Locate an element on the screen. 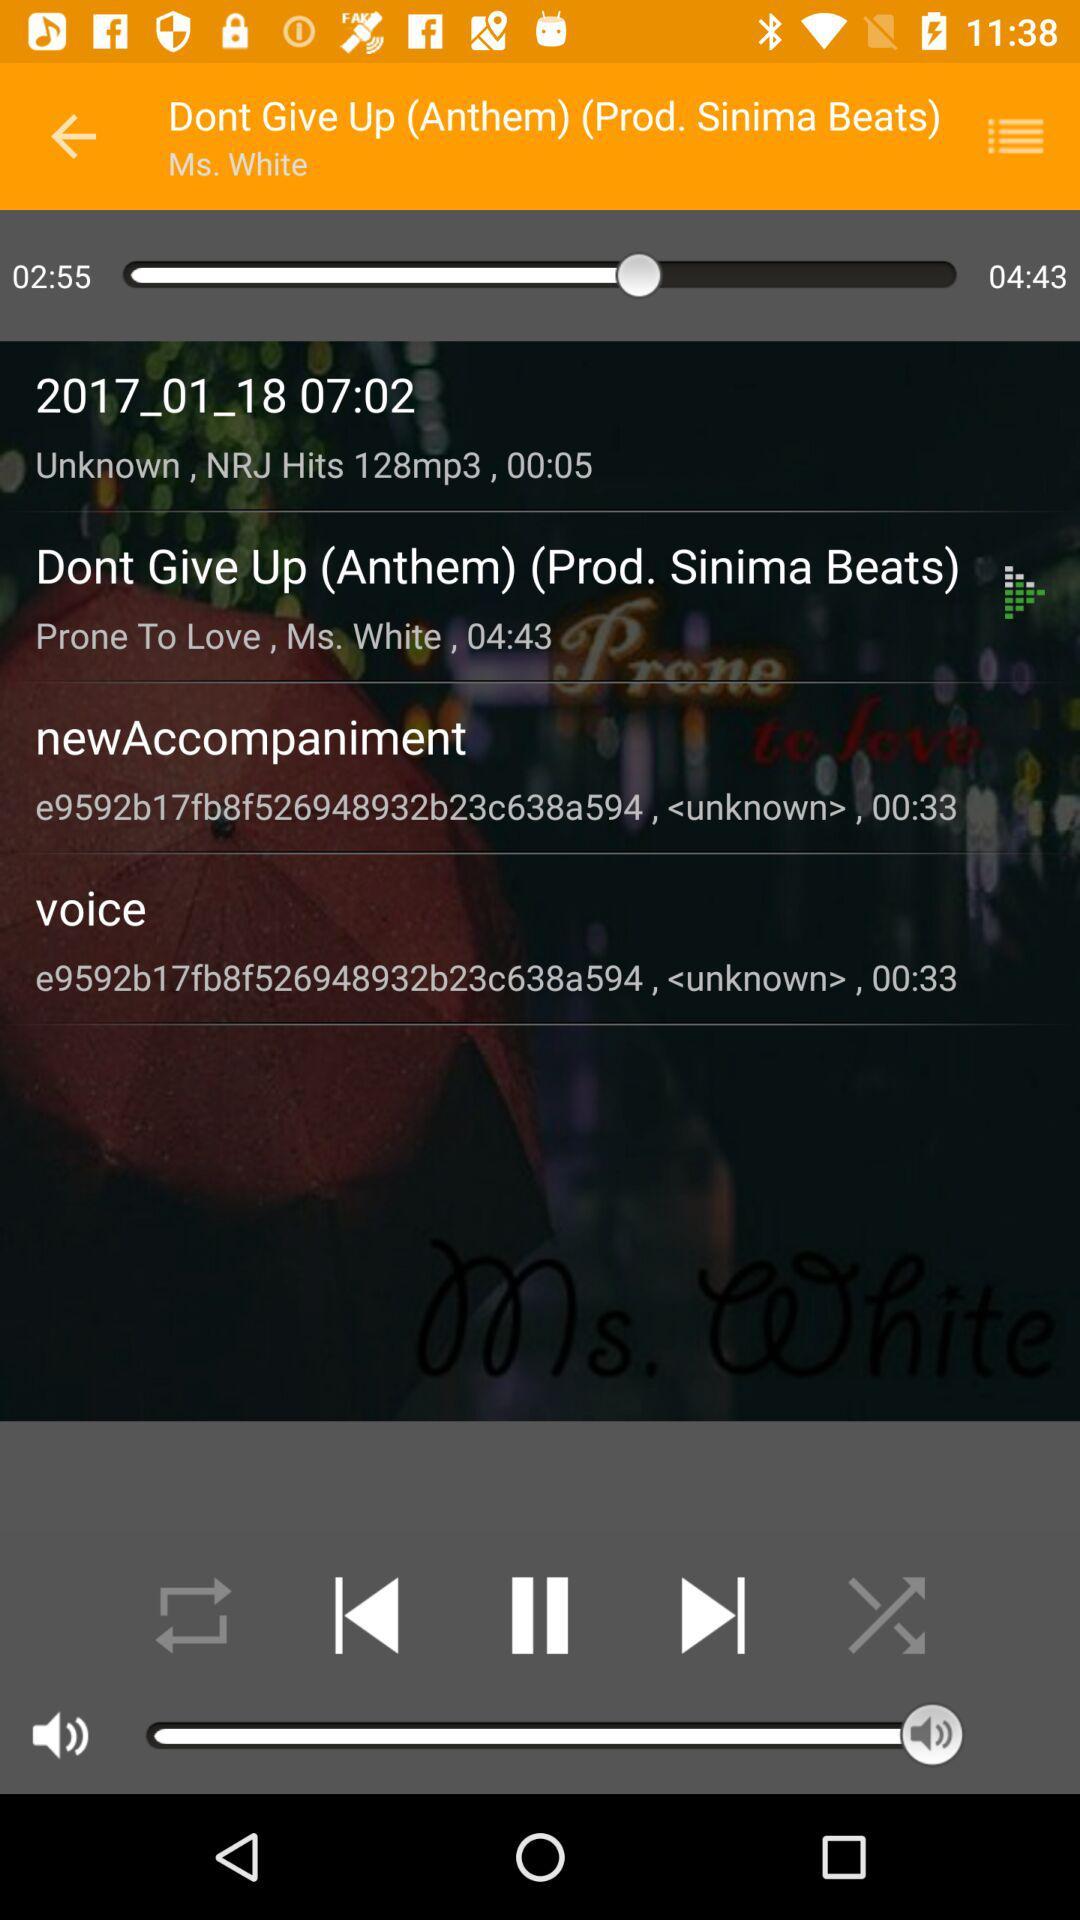 This screenshot has height=1920, width=1080. newaccompaniment icon is located at coordinates (540, 735).